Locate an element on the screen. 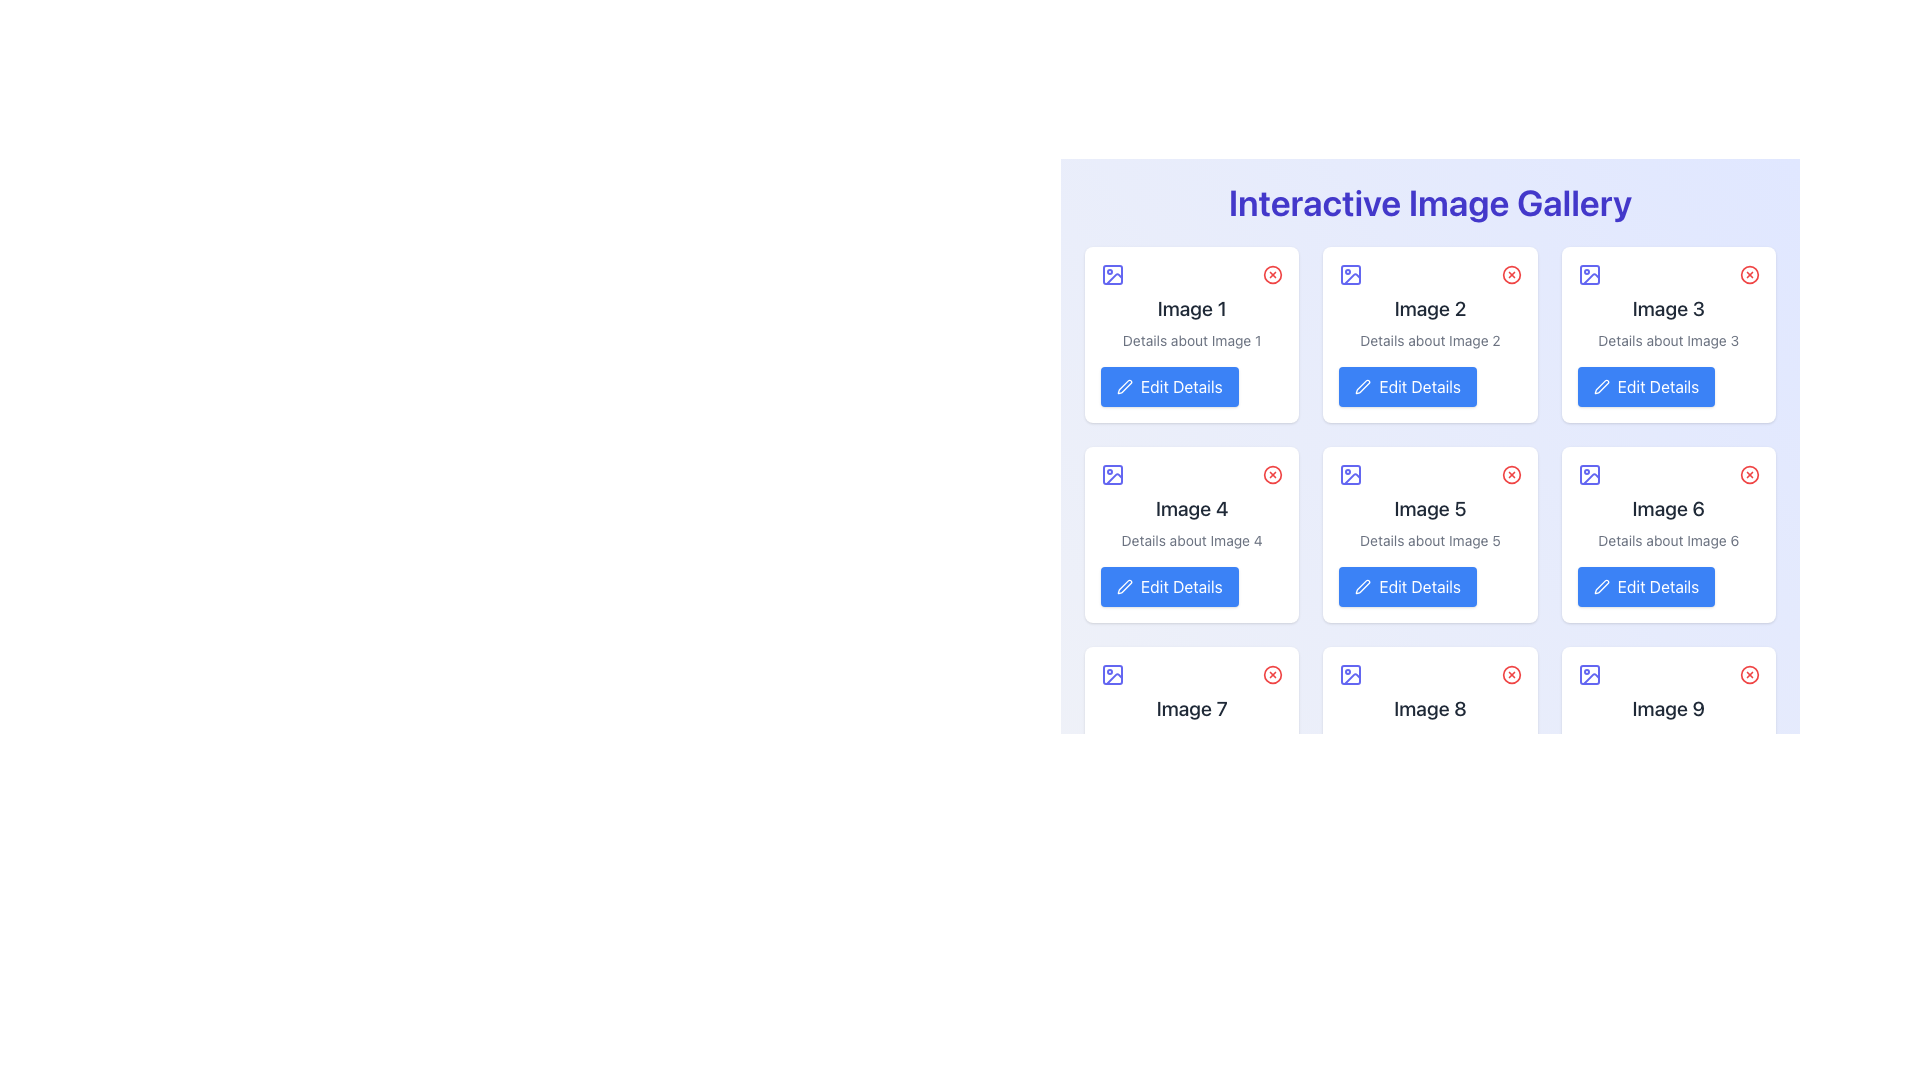 This screenshot has height=1080, width=1920. the text label displaying 'Image 8' which is styled with a medium-sized, bold font in dark gray color, positioned in a white card is located at coordinates (1429, 708).